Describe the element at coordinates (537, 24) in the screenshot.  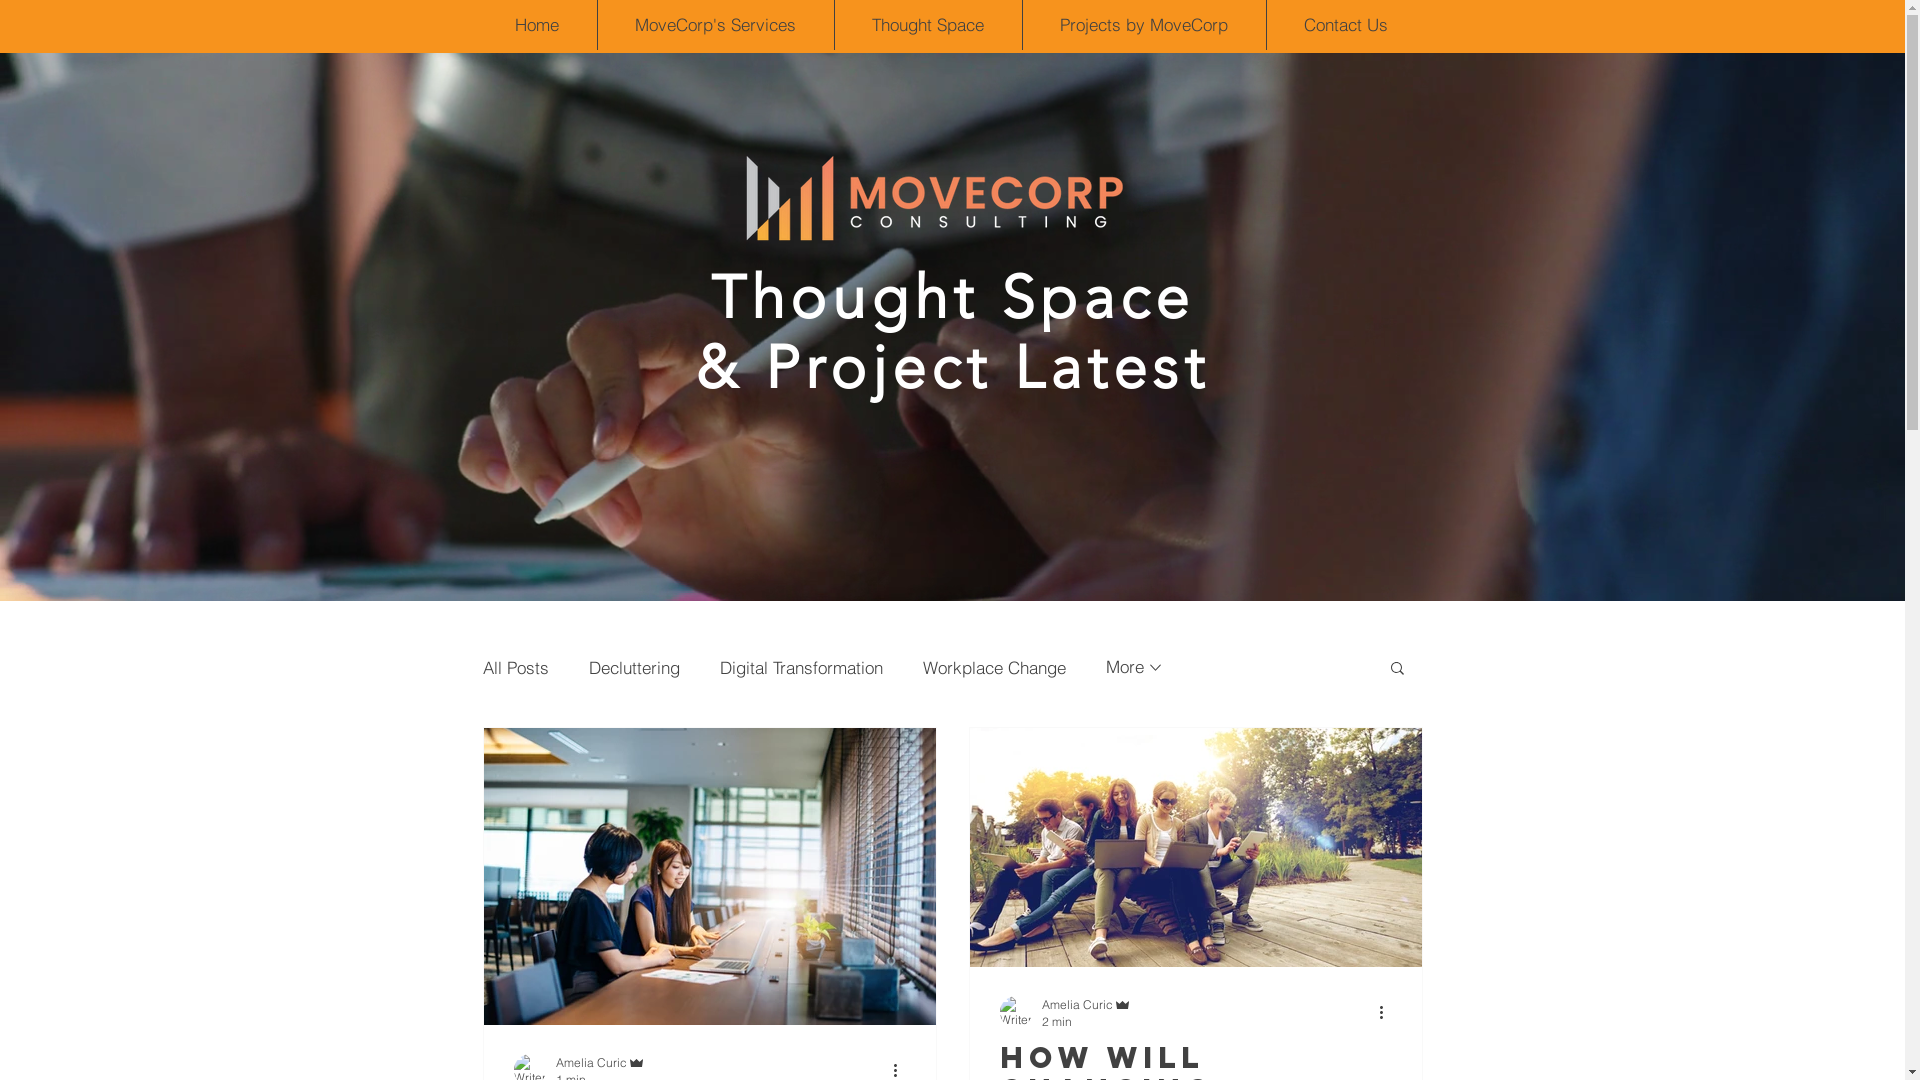
I see `'Home'` at that location.